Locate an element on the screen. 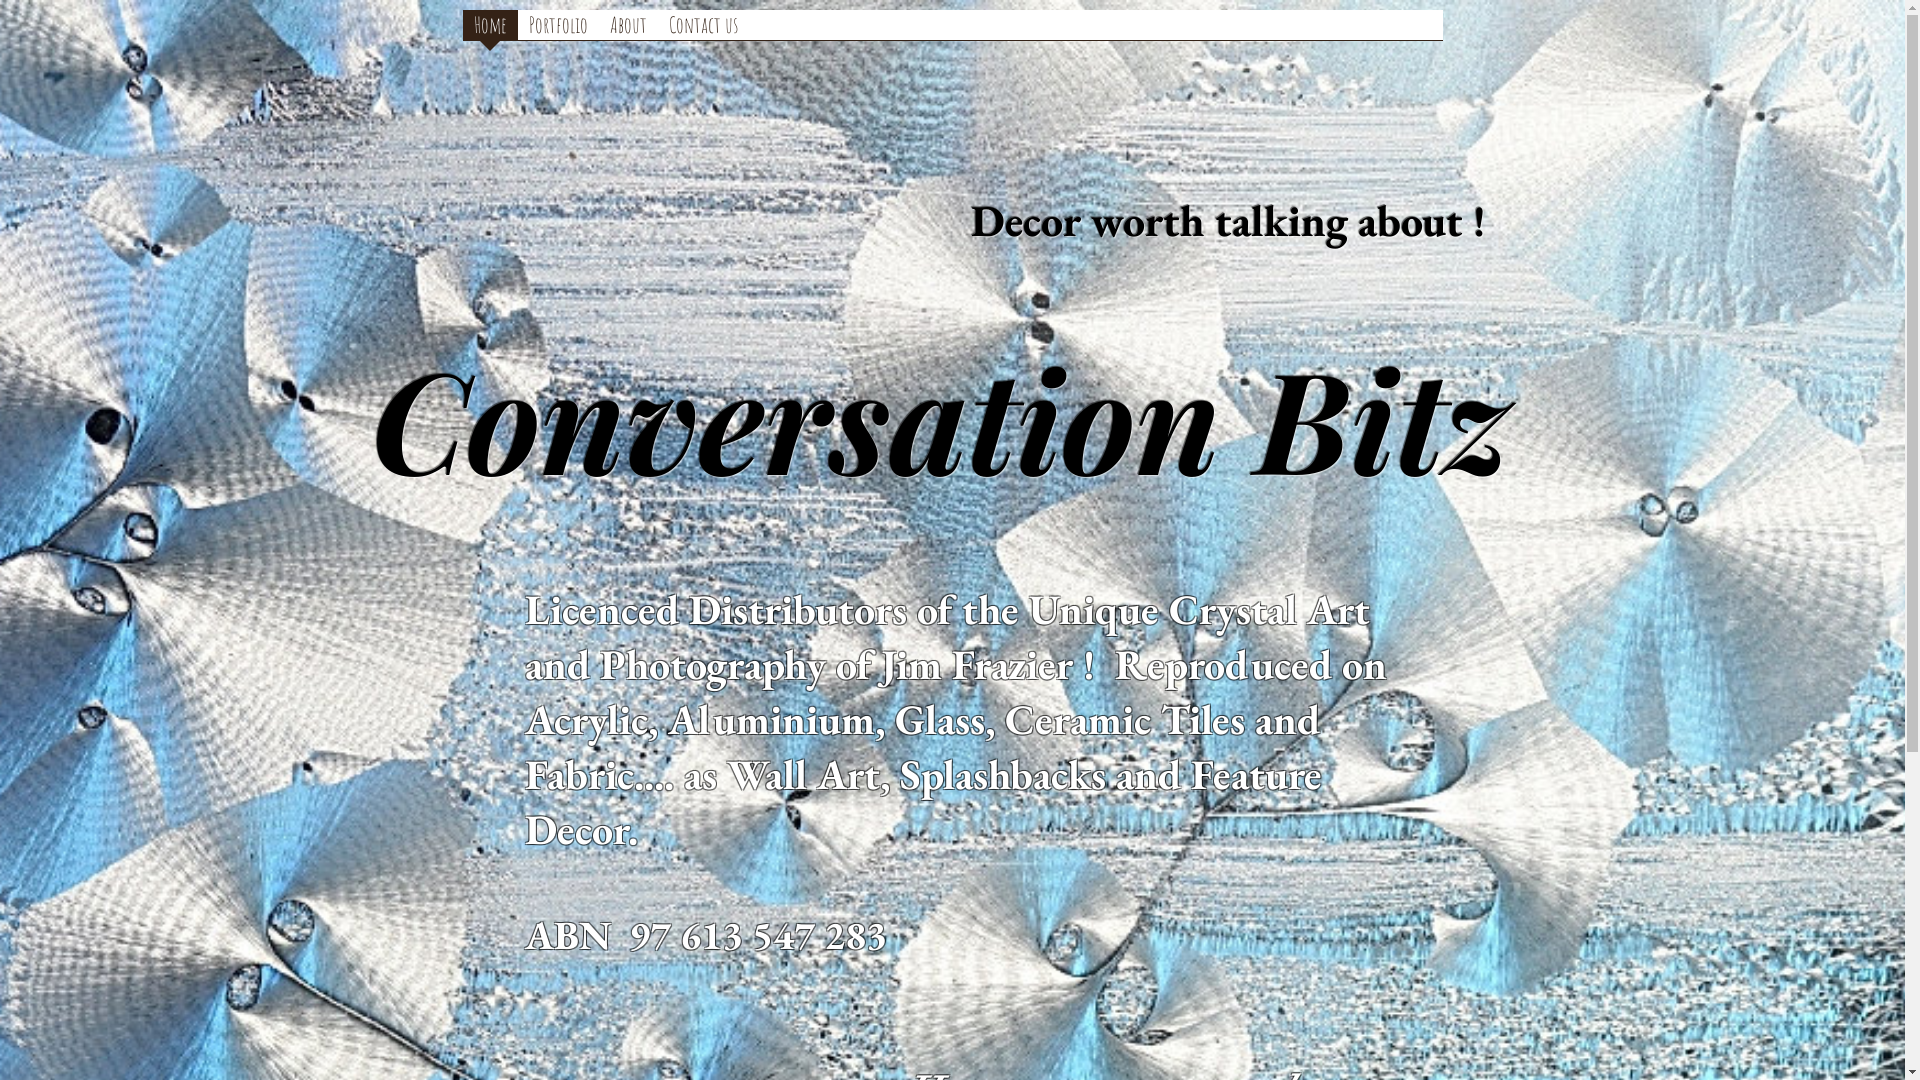 Image resolution: width=1920 pixels, height=1080 pixels. 'Portfolio' is located at coordinates (558, 31).